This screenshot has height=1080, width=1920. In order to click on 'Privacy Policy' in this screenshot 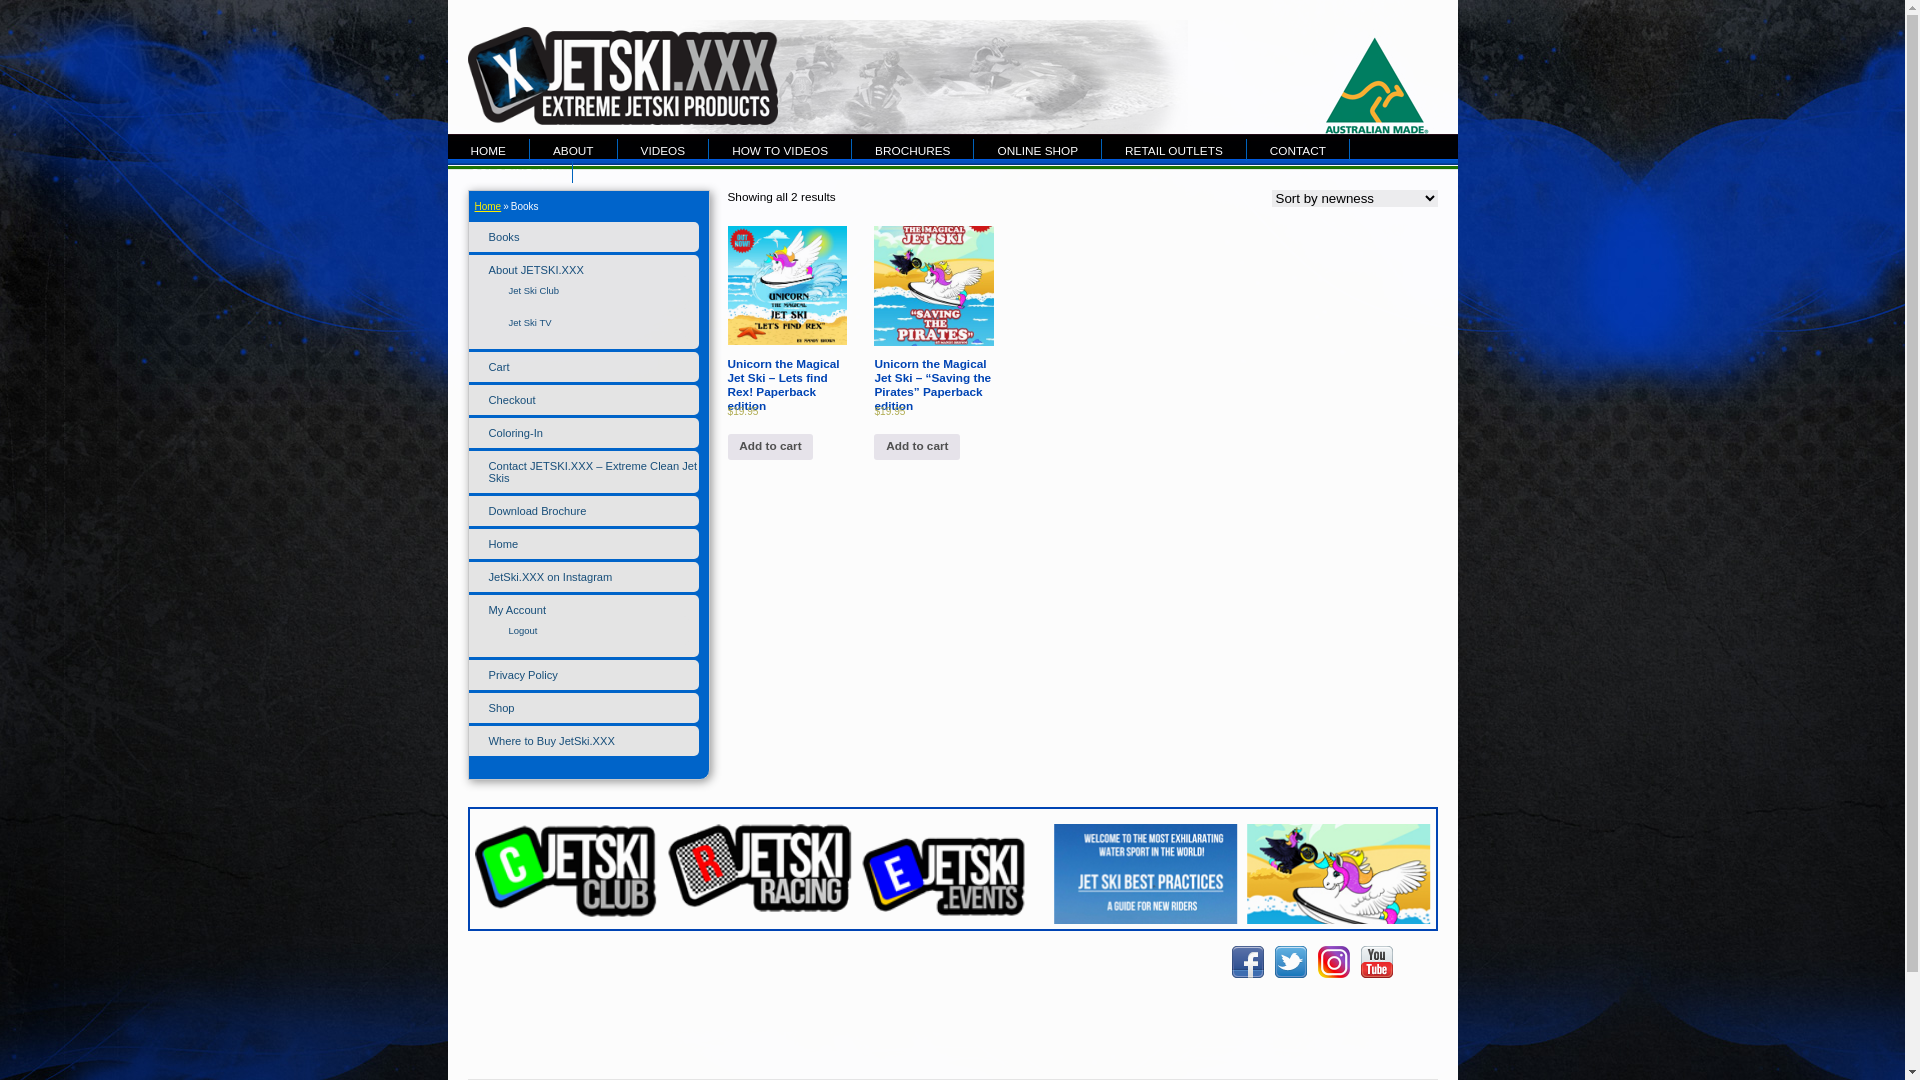, I will do `click(522, 675)`.